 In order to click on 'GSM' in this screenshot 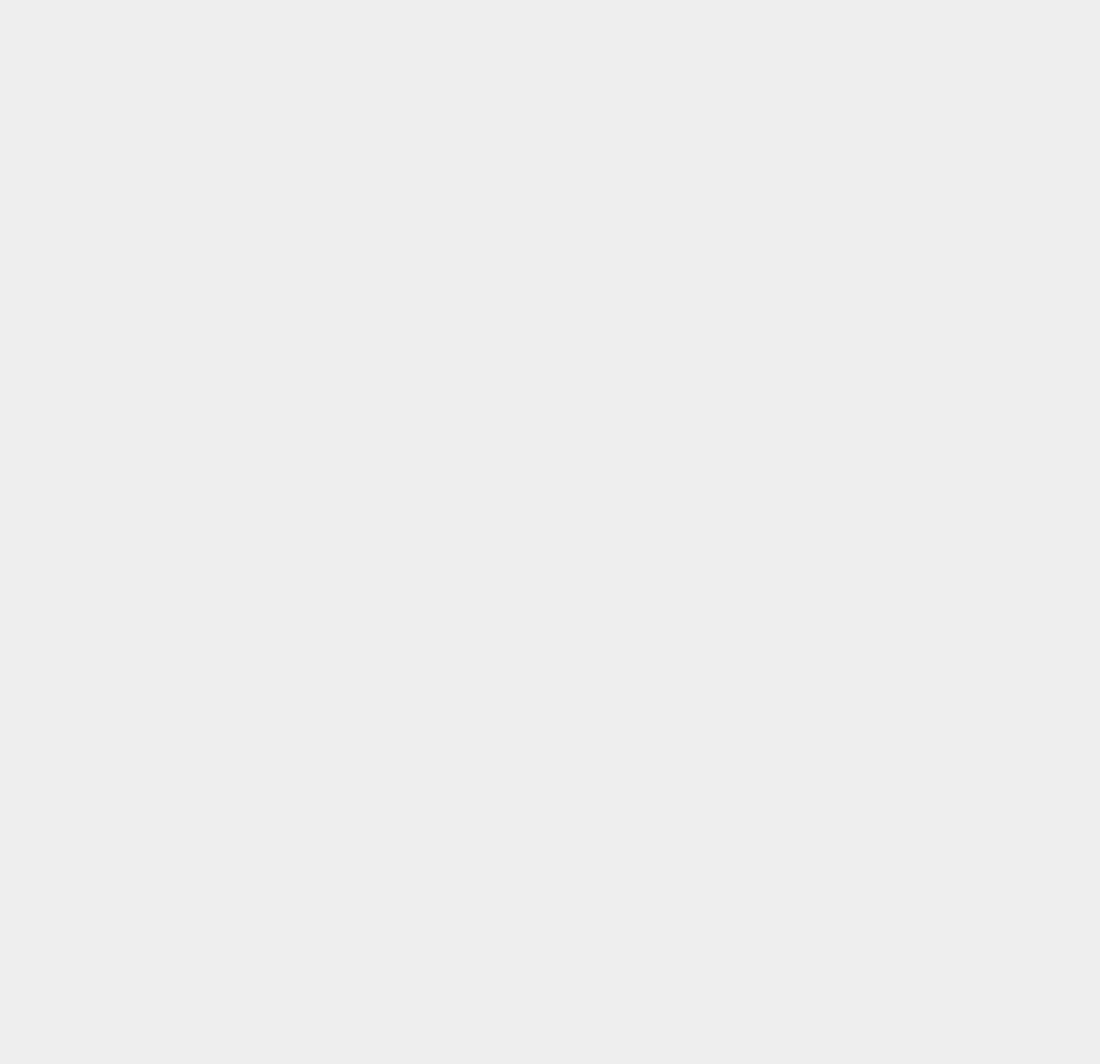, I will do `click(792, 941)`.